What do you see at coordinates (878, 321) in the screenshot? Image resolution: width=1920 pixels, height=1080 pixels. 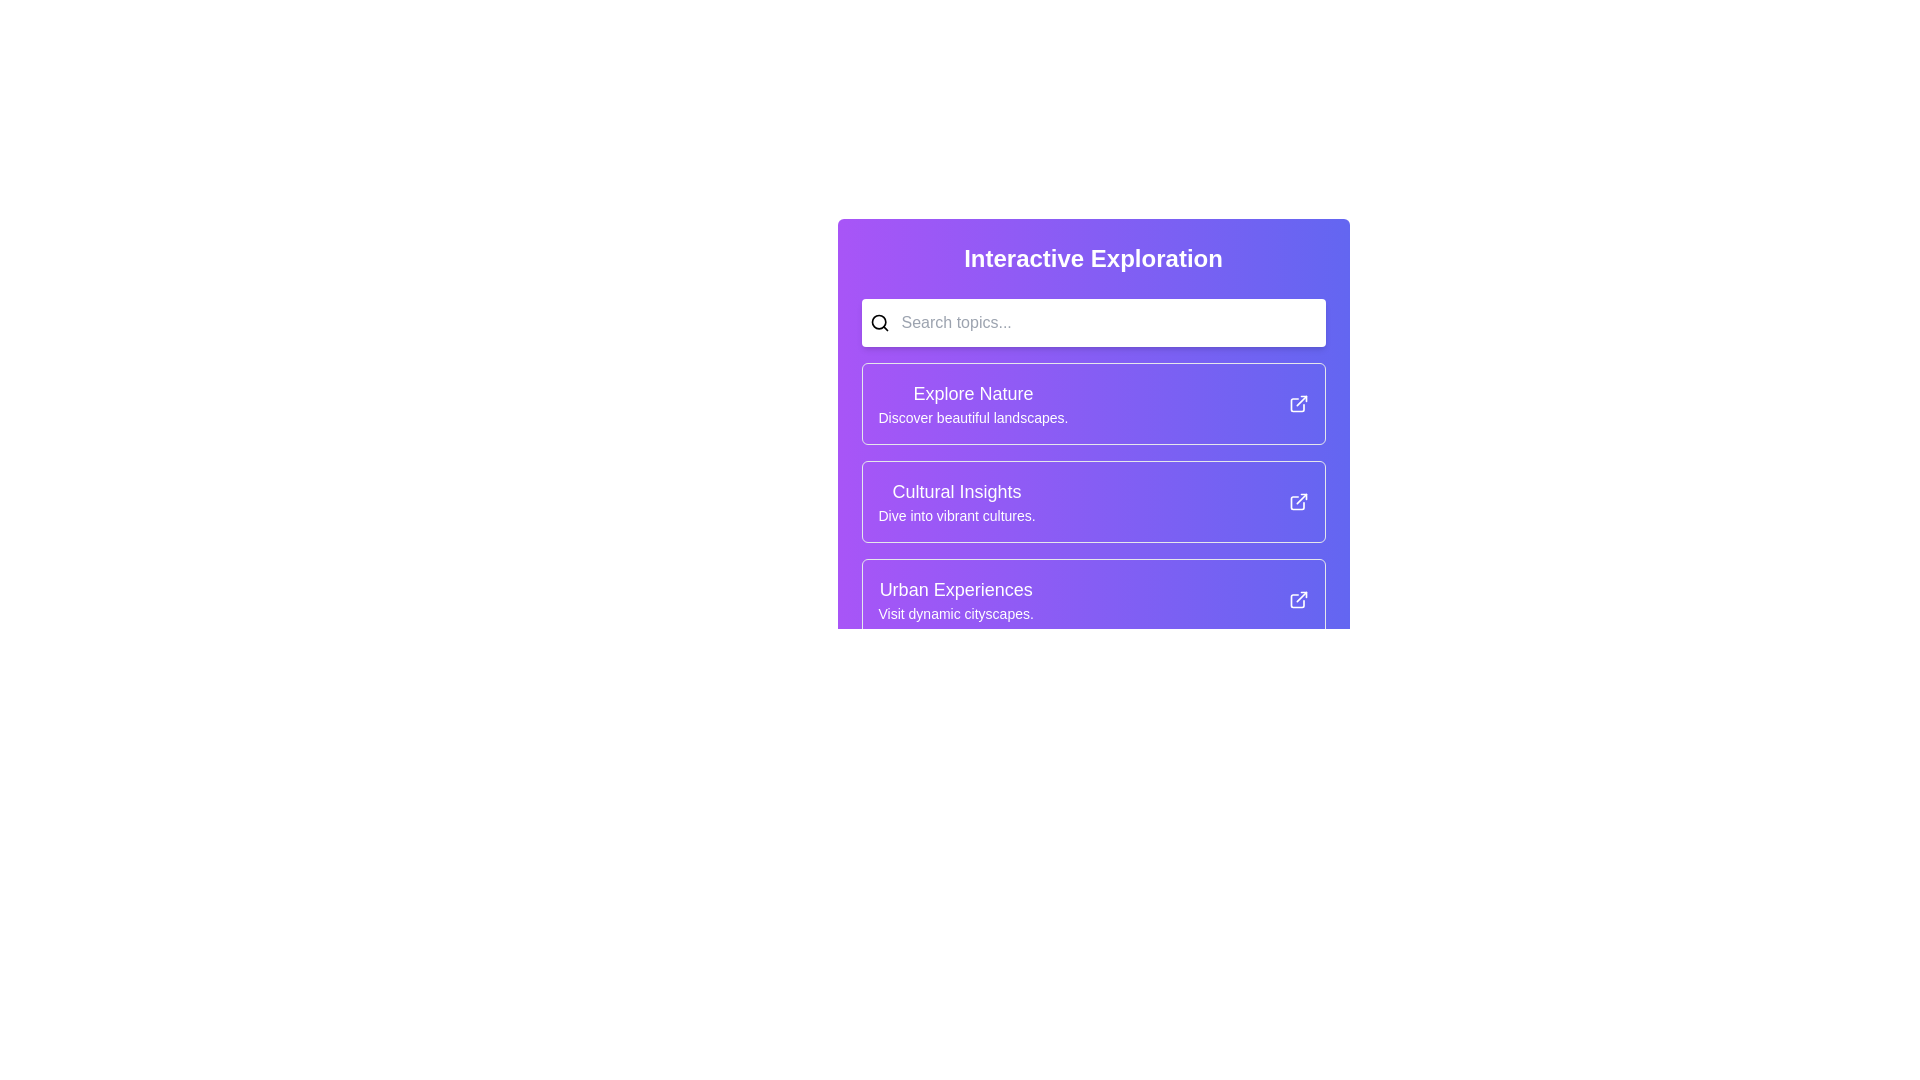 I see `the circular decorative graphic that represents the lens of the magnifying glass icon within the search bar, located to the left of the header text 'Interactive Exploration'` at bounding box center [878, 321].